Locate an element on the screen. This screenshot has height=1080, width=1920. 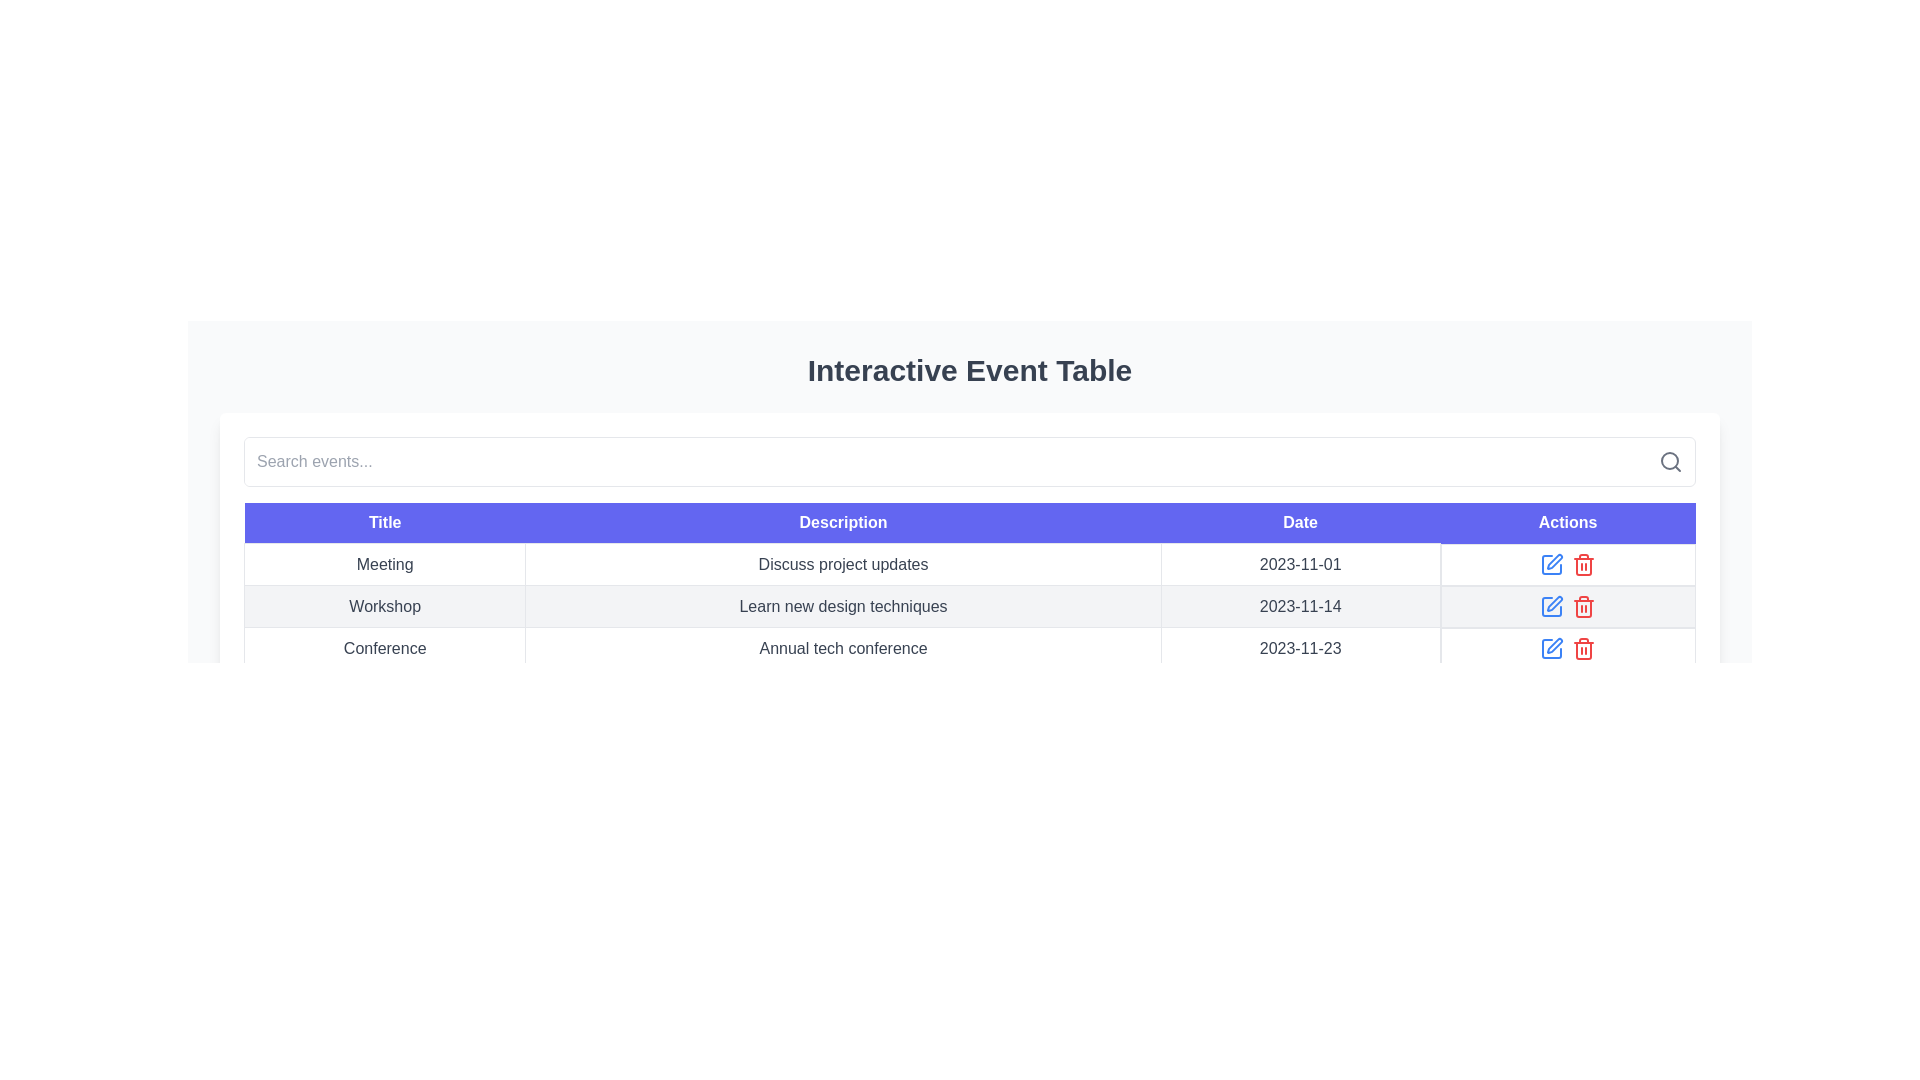
the text displaying the date '2023-11-01' located in the 'Date' column aligned with the 'Meeting' row in a tabular interface is located at coordinates (1300, 564).